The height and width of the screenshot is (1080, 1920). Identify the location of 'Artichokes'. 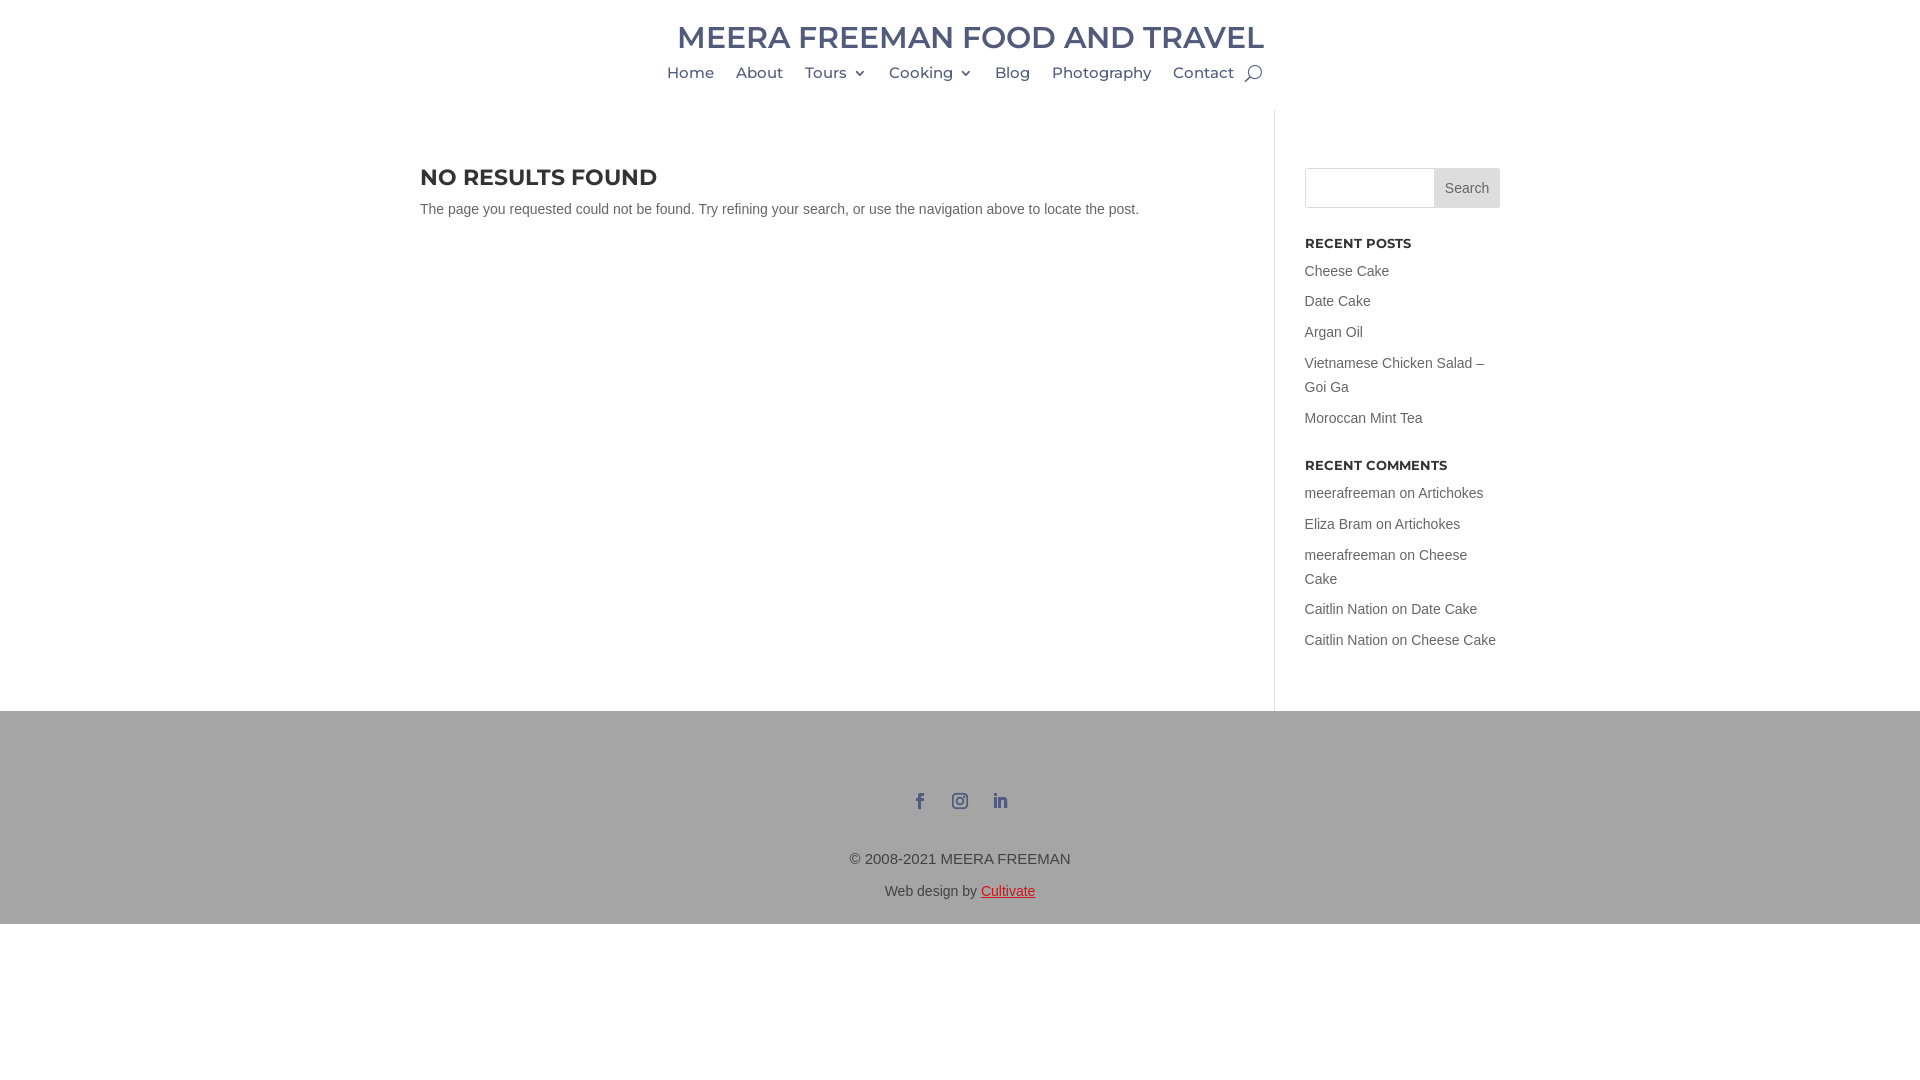
(1394, 523).